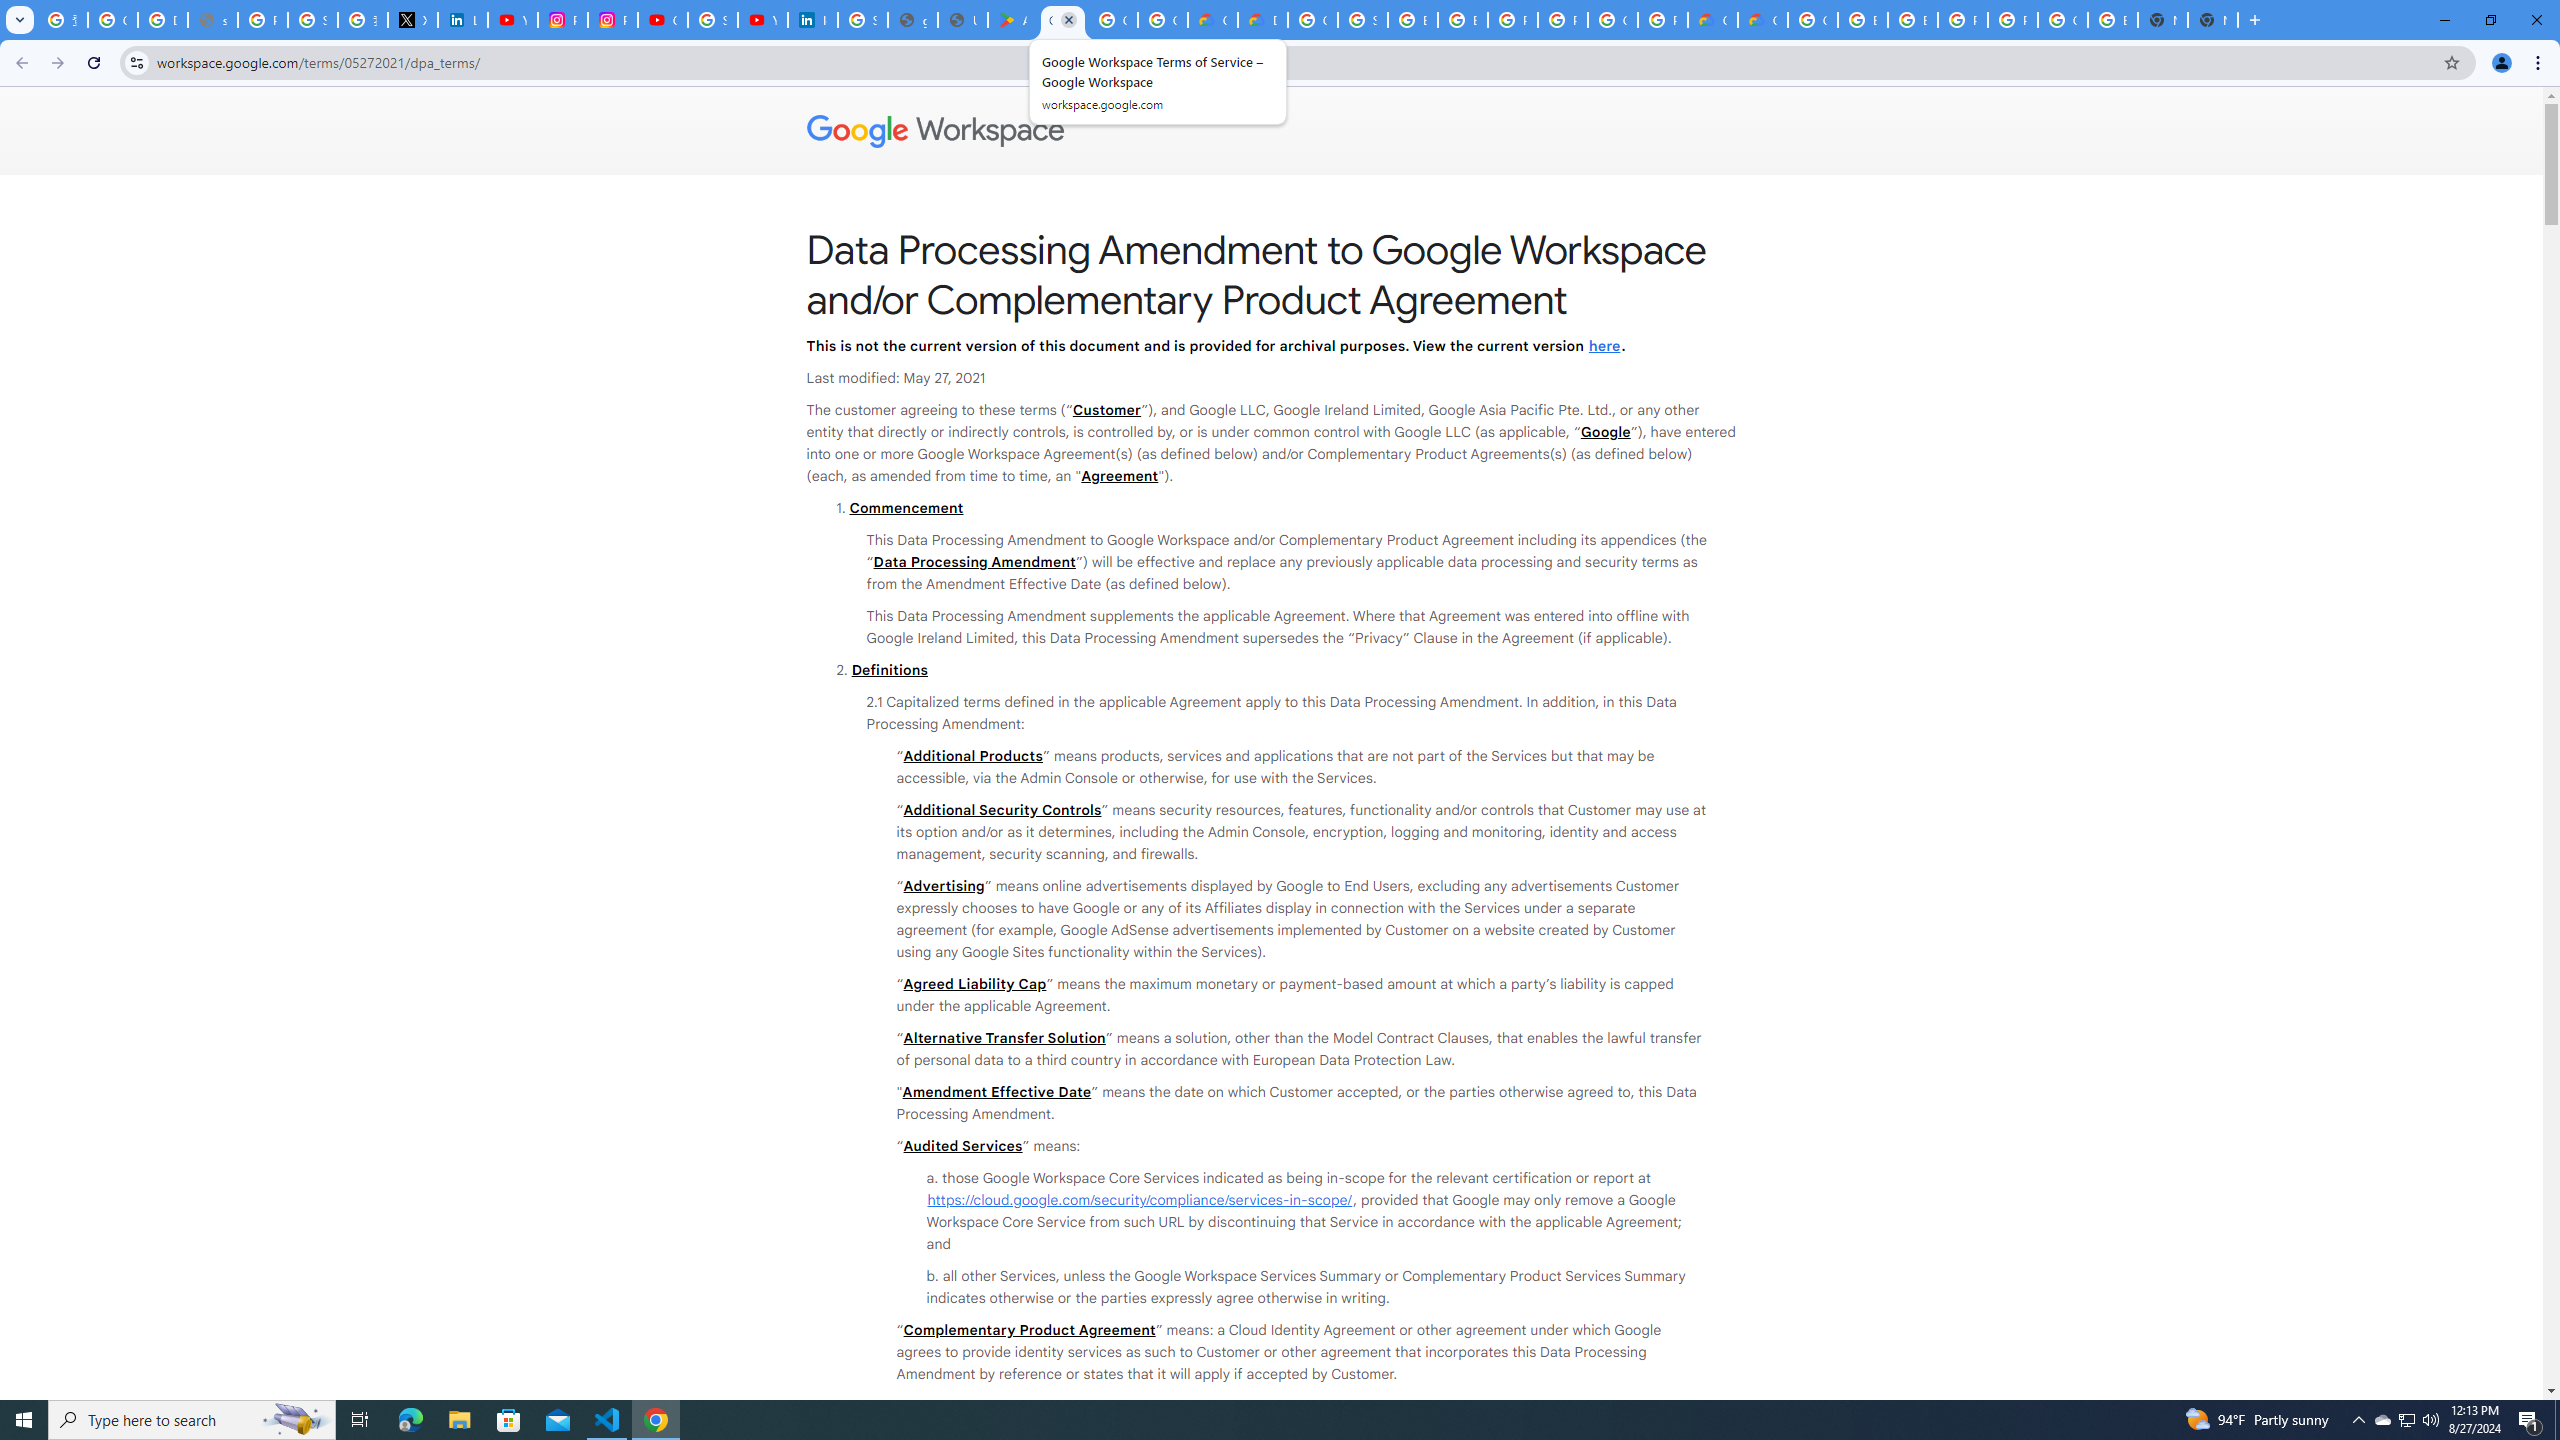  Describe the element at coordinates (513, 19) in the screenshot. I see `'YouTube Content Monetization Policies - How YouTube Works'` at that location.